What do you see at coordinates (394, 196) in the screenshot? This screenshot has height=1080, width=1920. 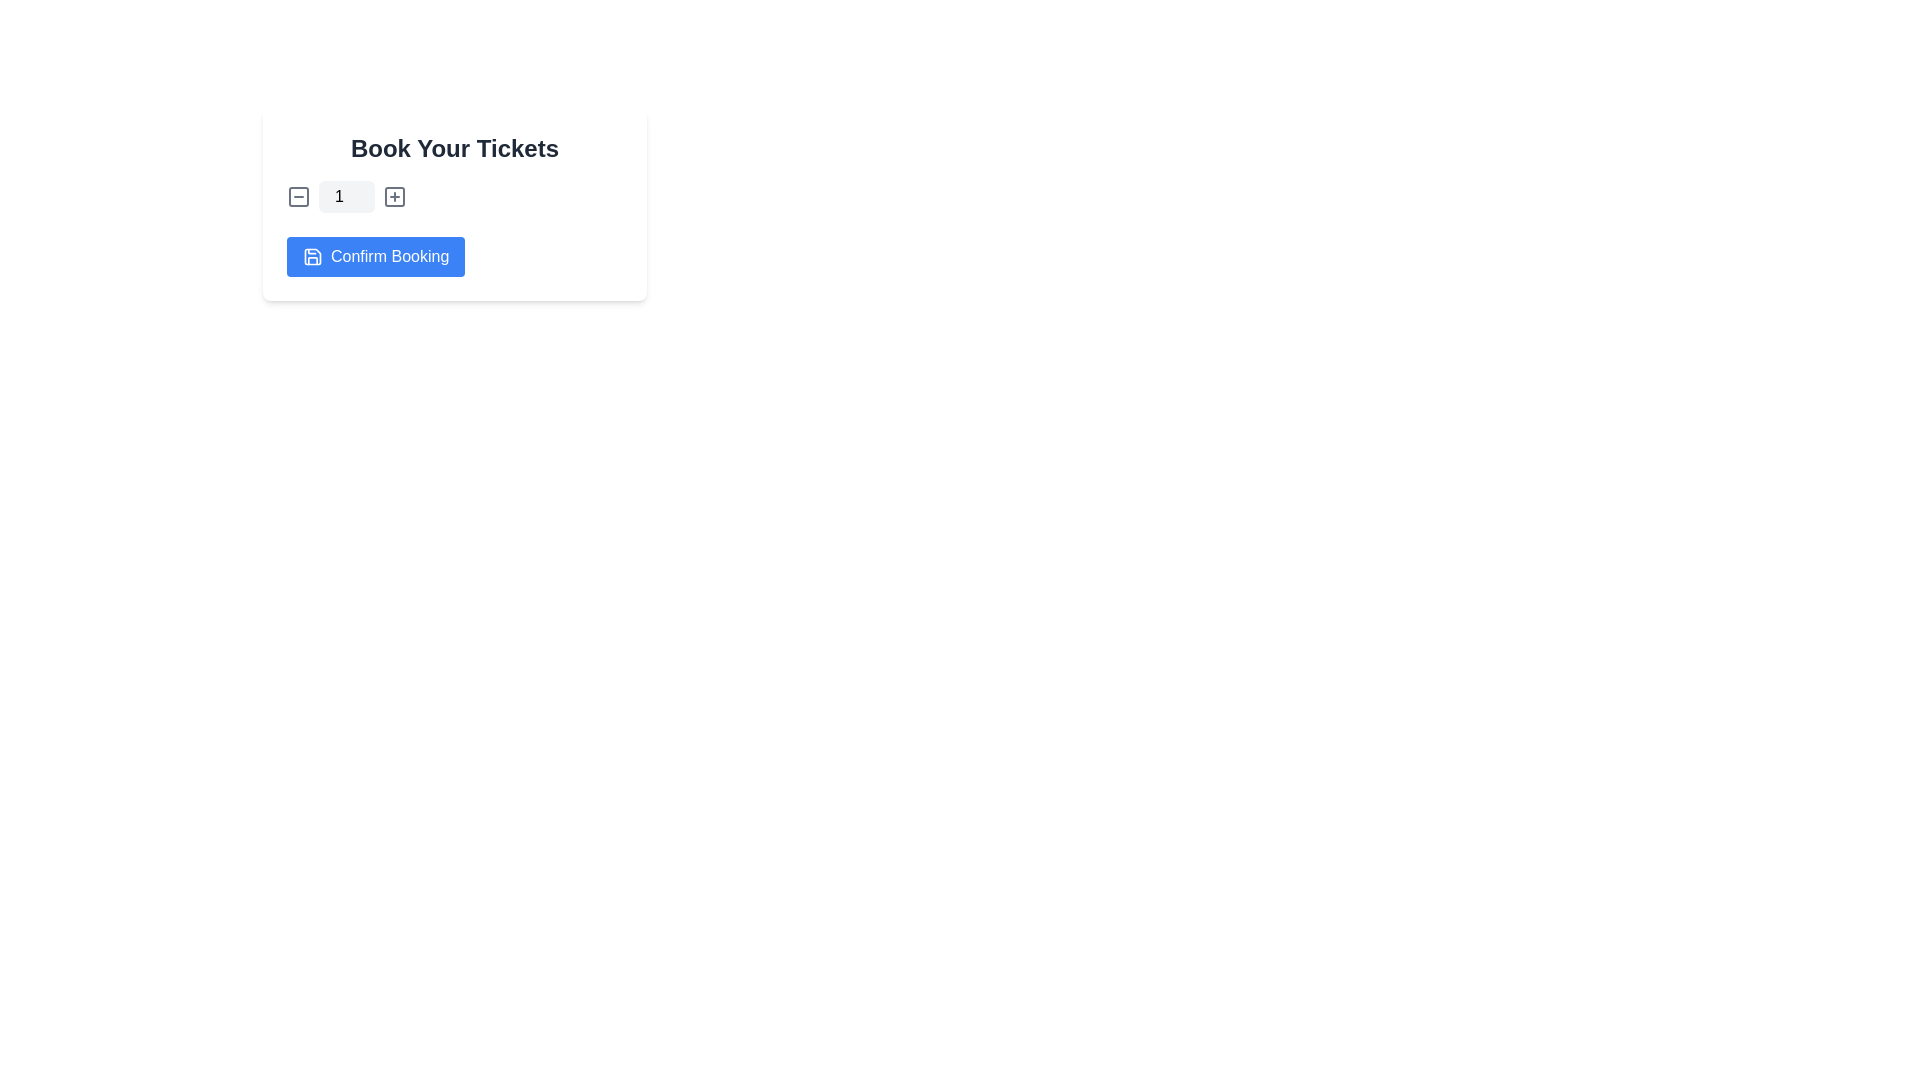 I see `the increment button located to the right of the number input field labeled '1' under the 'Book Your Tickets' header to increment the value` at bounding box center [394, 196].